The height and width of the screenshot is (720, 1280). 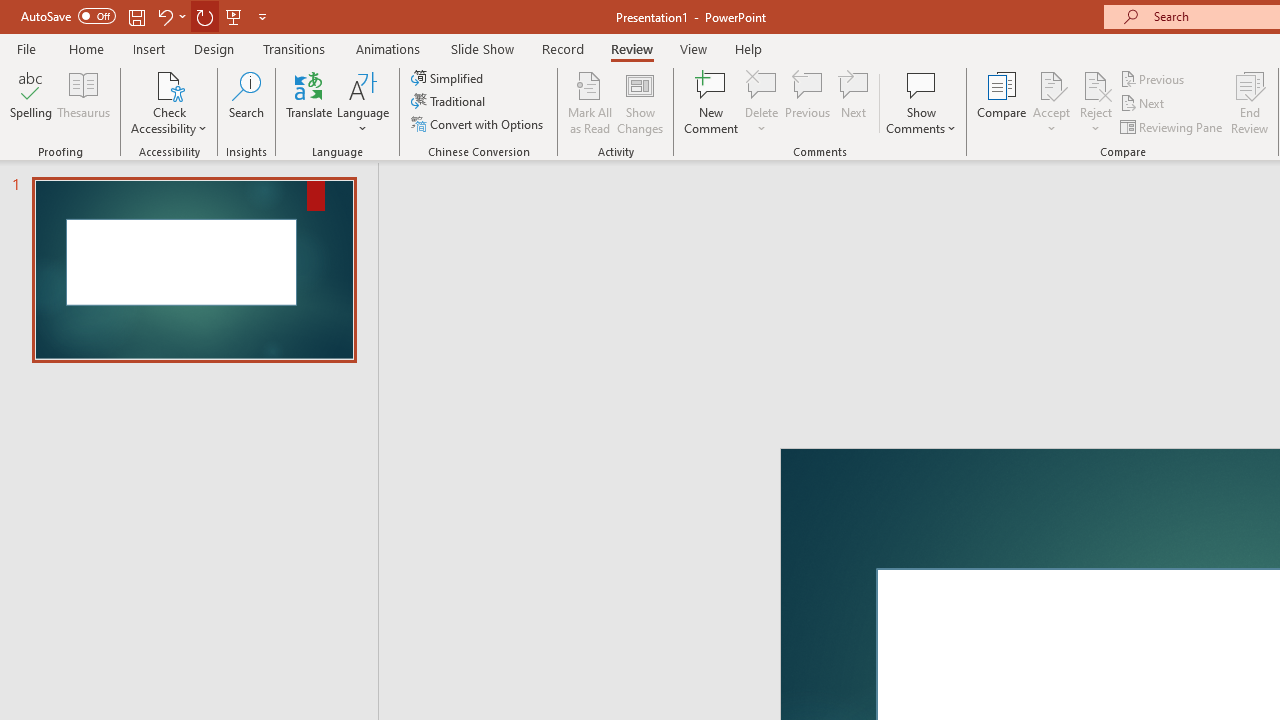 I want to click on 'Previous', so click(x=1153, y=78).